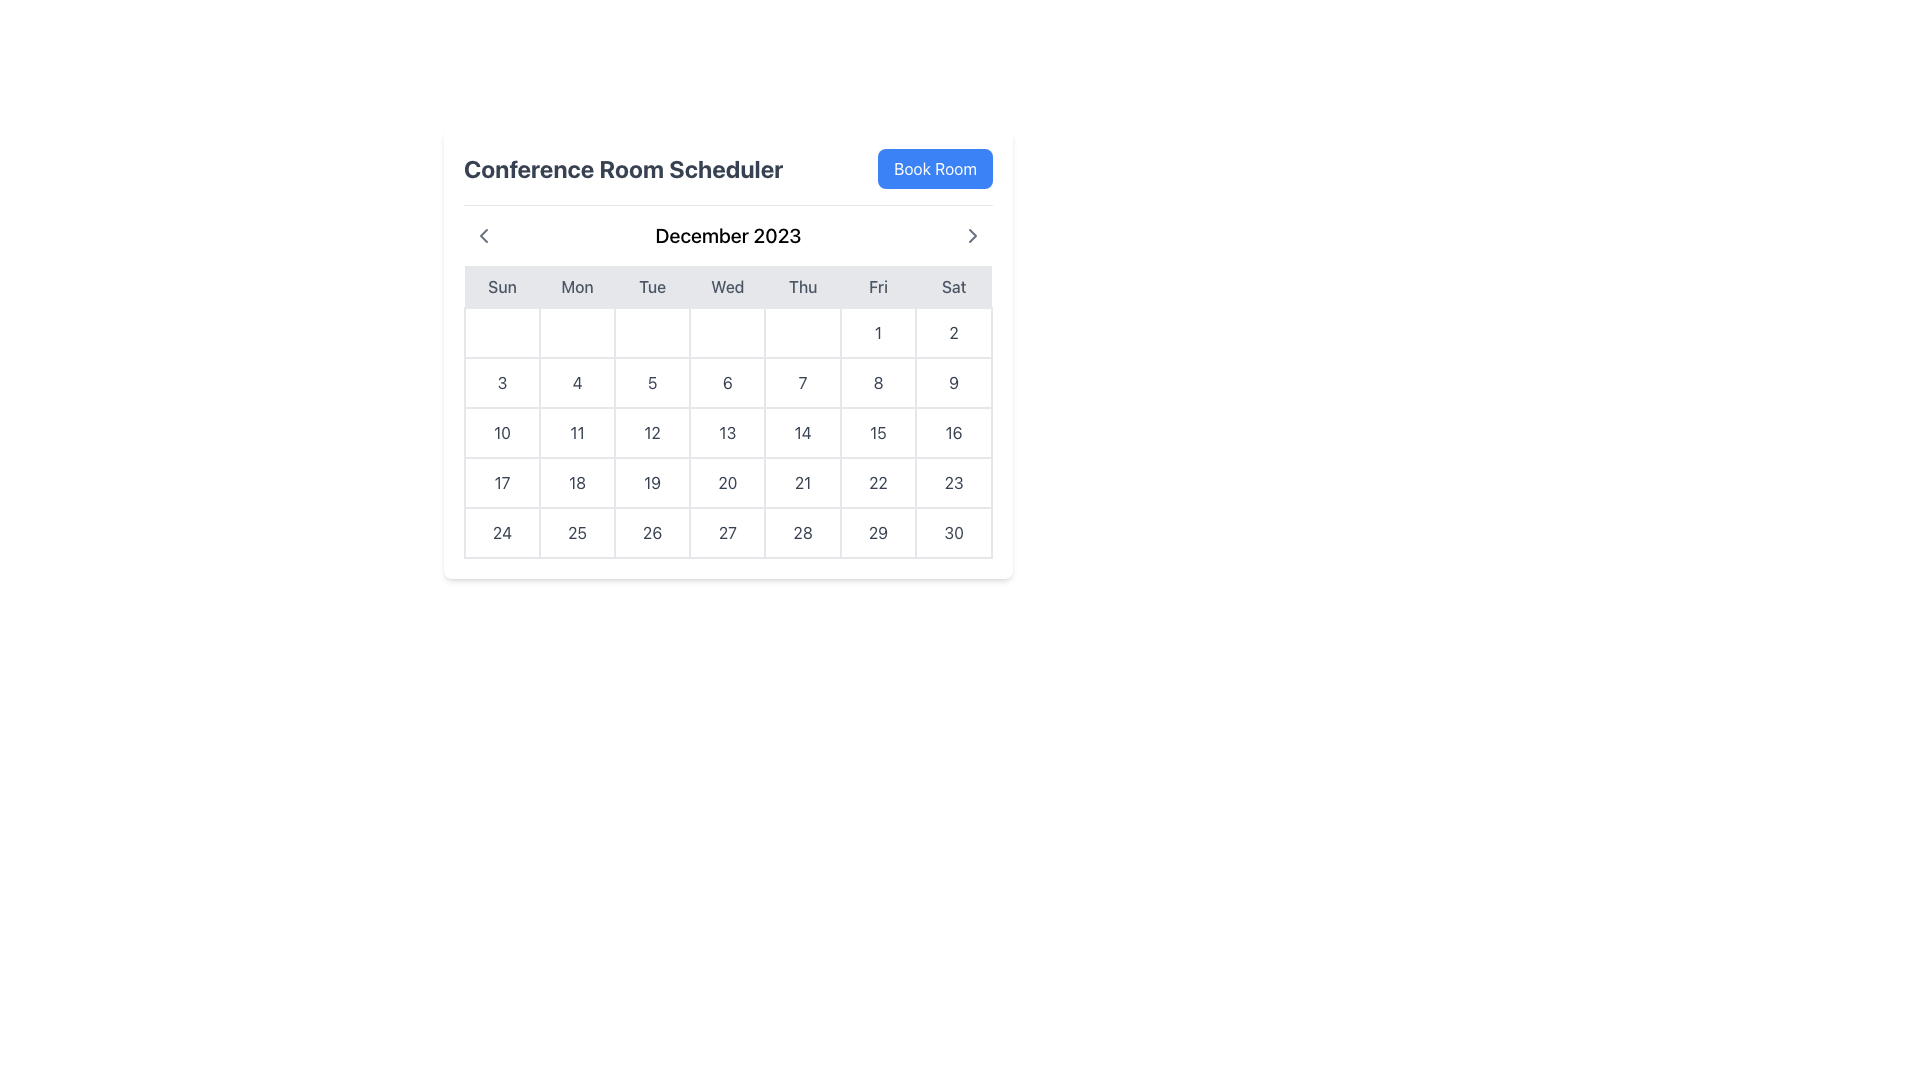 The width and height of the screenshot is (1920, 1080). Describe the element at coordinates (502, 431) in the screenshot. I see `the clickable date cell displaying the number '10'` at that location.